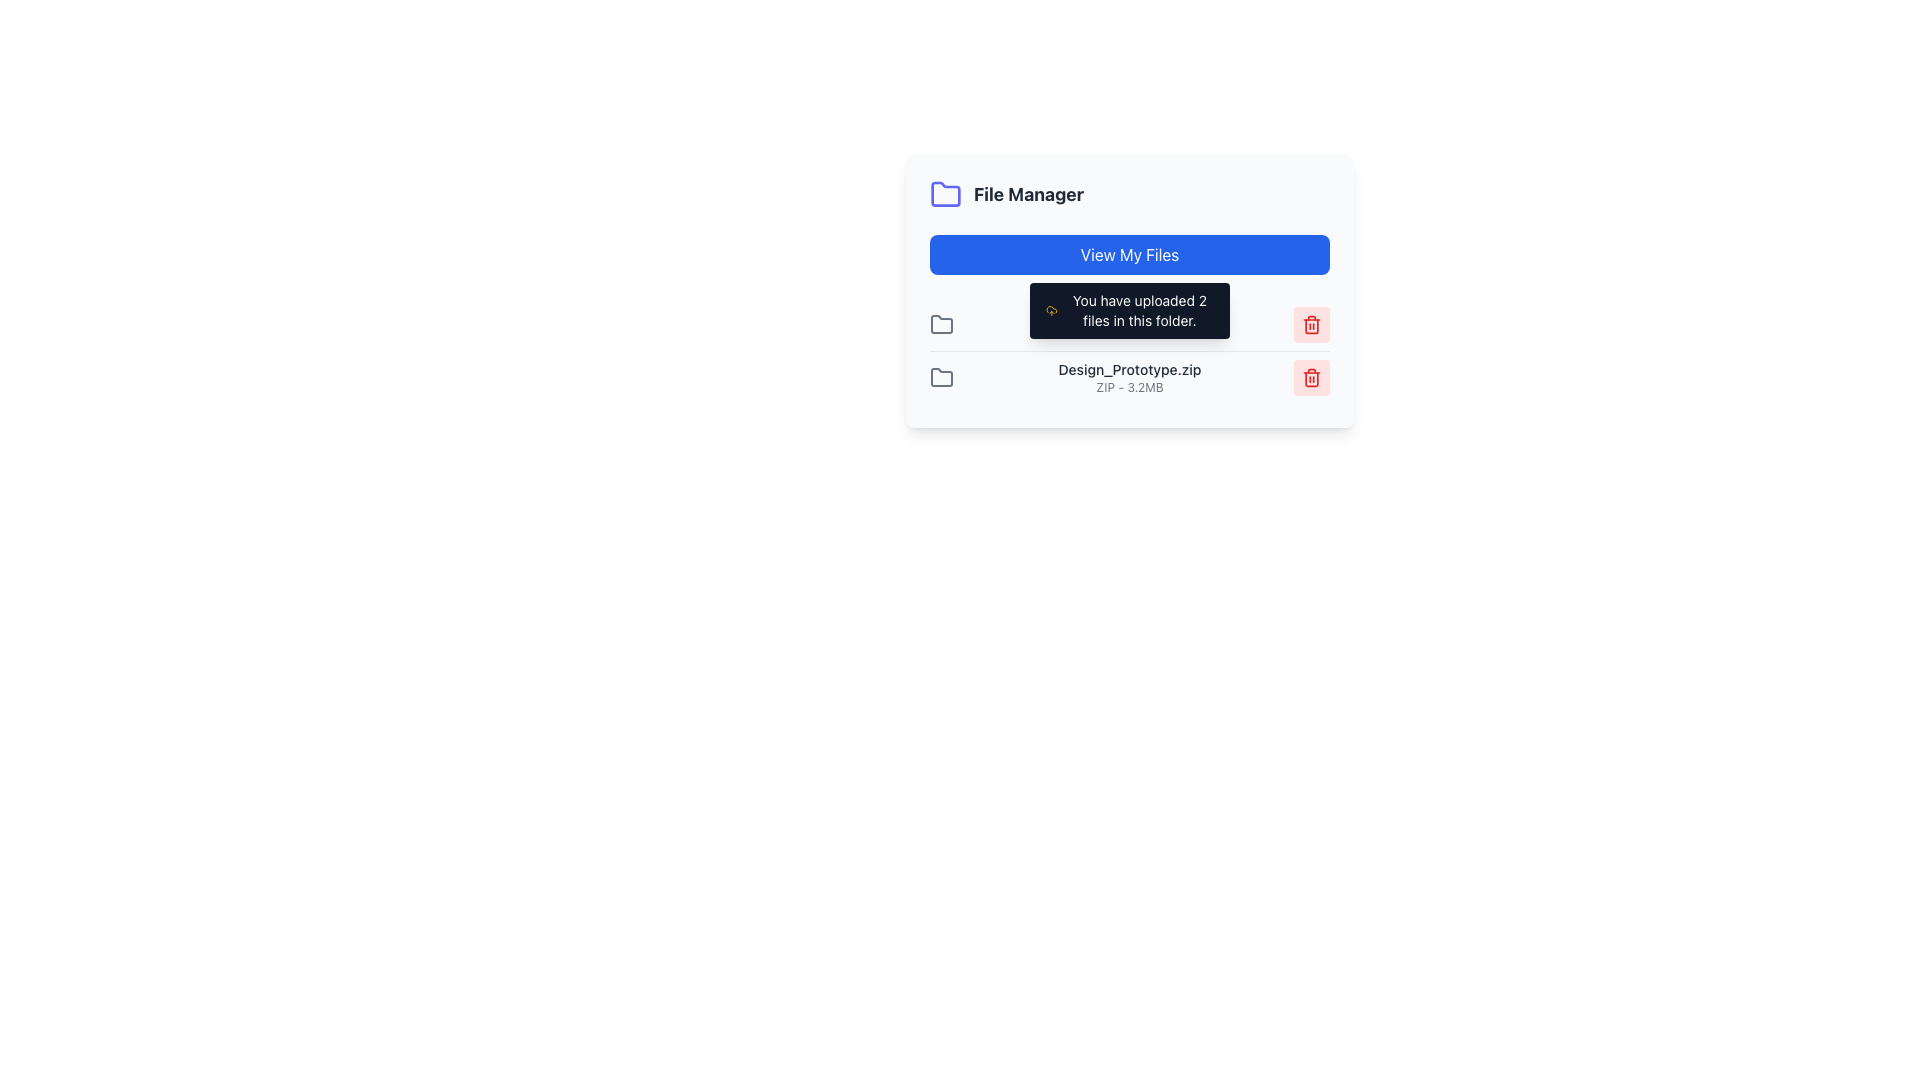 The width and height of the screenshot is (1920, 1080). What do you see at coordinates (1129, 311) in the screenshot?
I see `the Notification text with an accompanying icon that informs the user of their recent action regarding the upload of two files, located below the 'View My Files' button` at bounding box center [1129, 311].